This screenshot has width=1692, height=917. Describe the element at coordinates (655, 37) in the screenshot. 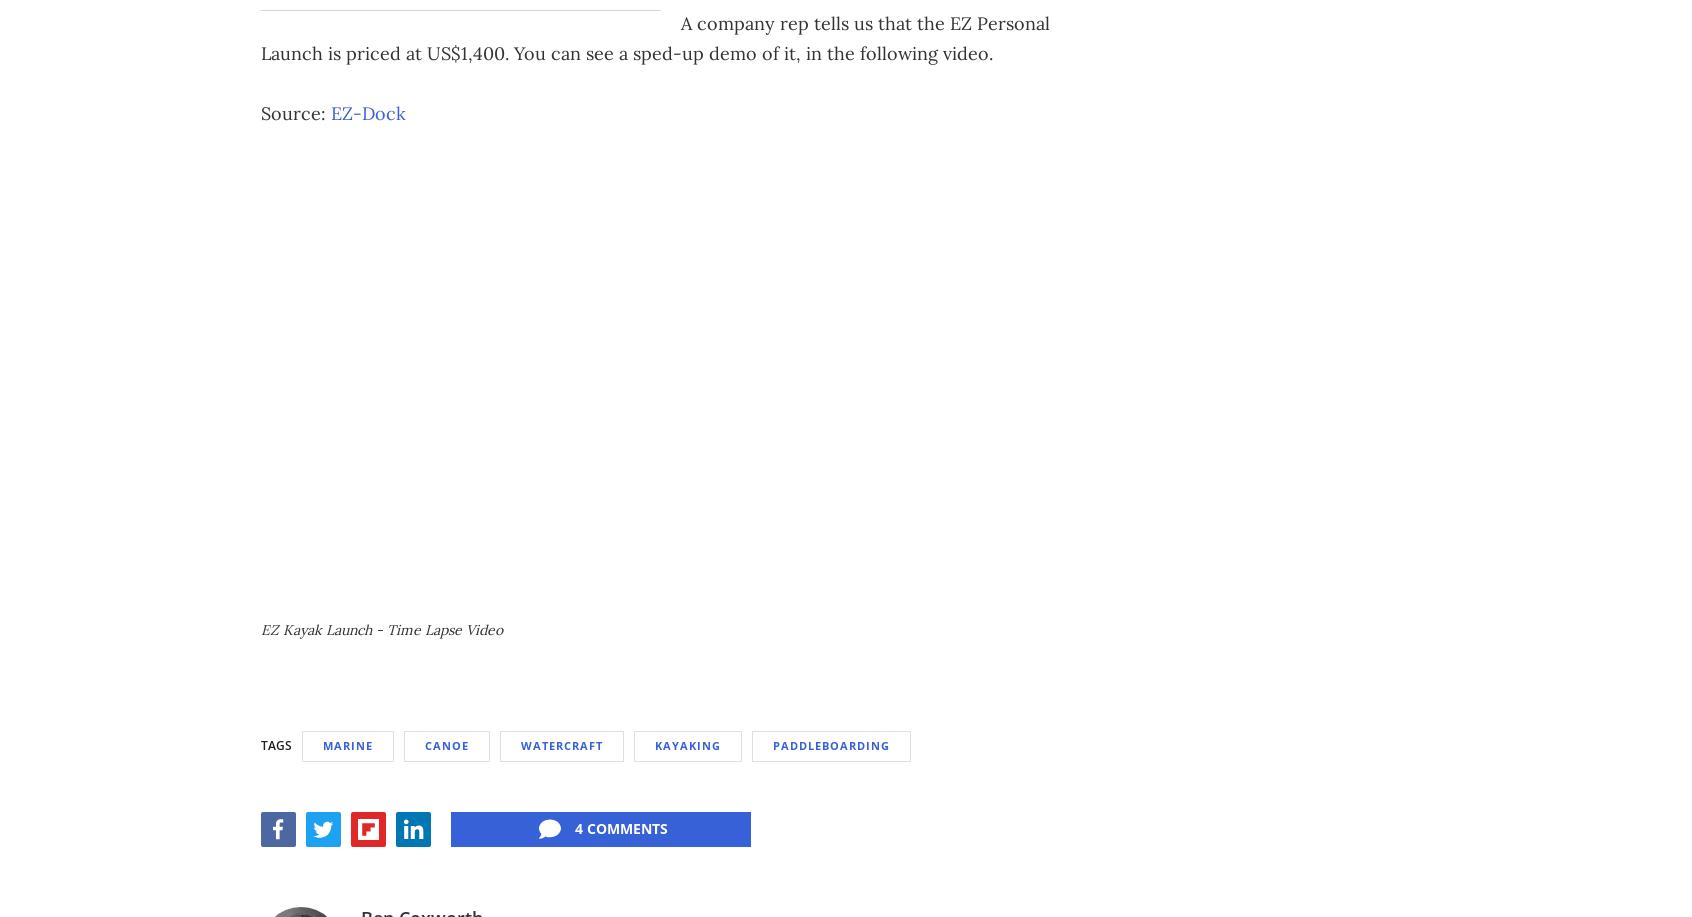

I see `'A company rep tells us that the EZ Personal Launch is priced at US$1,400. You can see a sped-up demo of it, in the following video.'` at that location.